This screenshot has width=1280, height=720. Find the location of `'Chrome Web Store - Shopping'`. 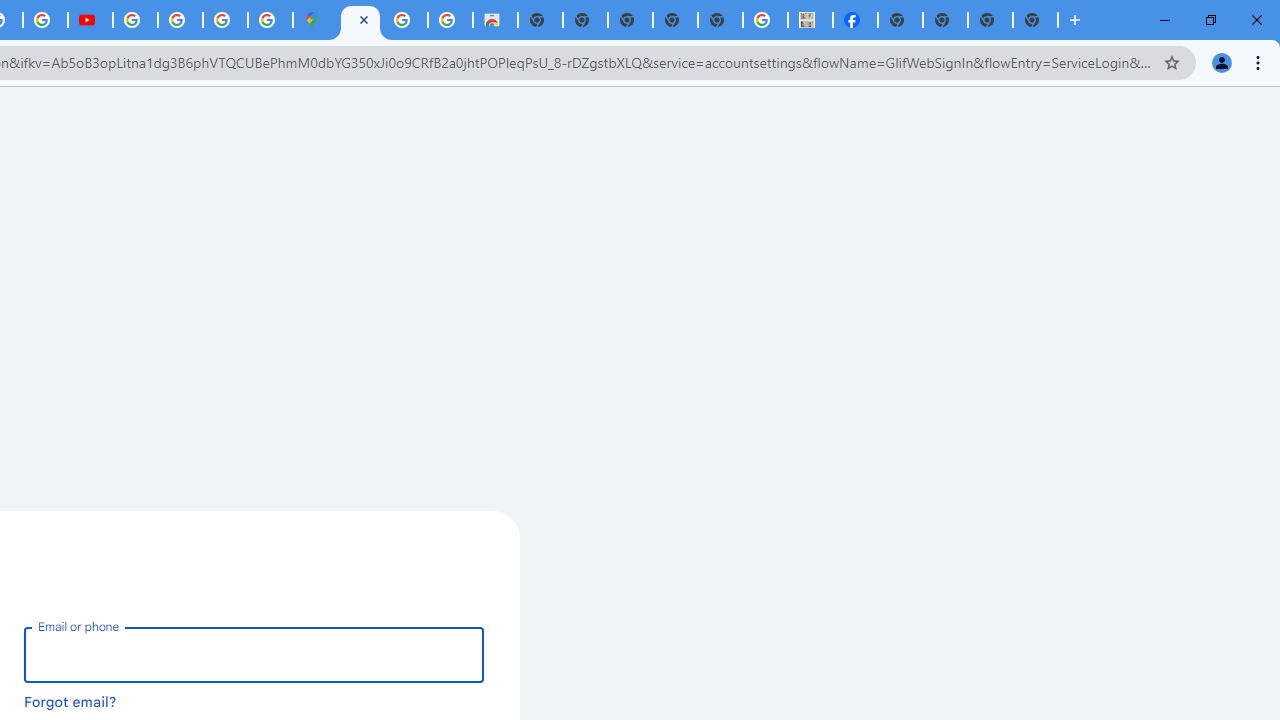

'Chrome Web Store - Shopping' is located at coordinates (495, 20).